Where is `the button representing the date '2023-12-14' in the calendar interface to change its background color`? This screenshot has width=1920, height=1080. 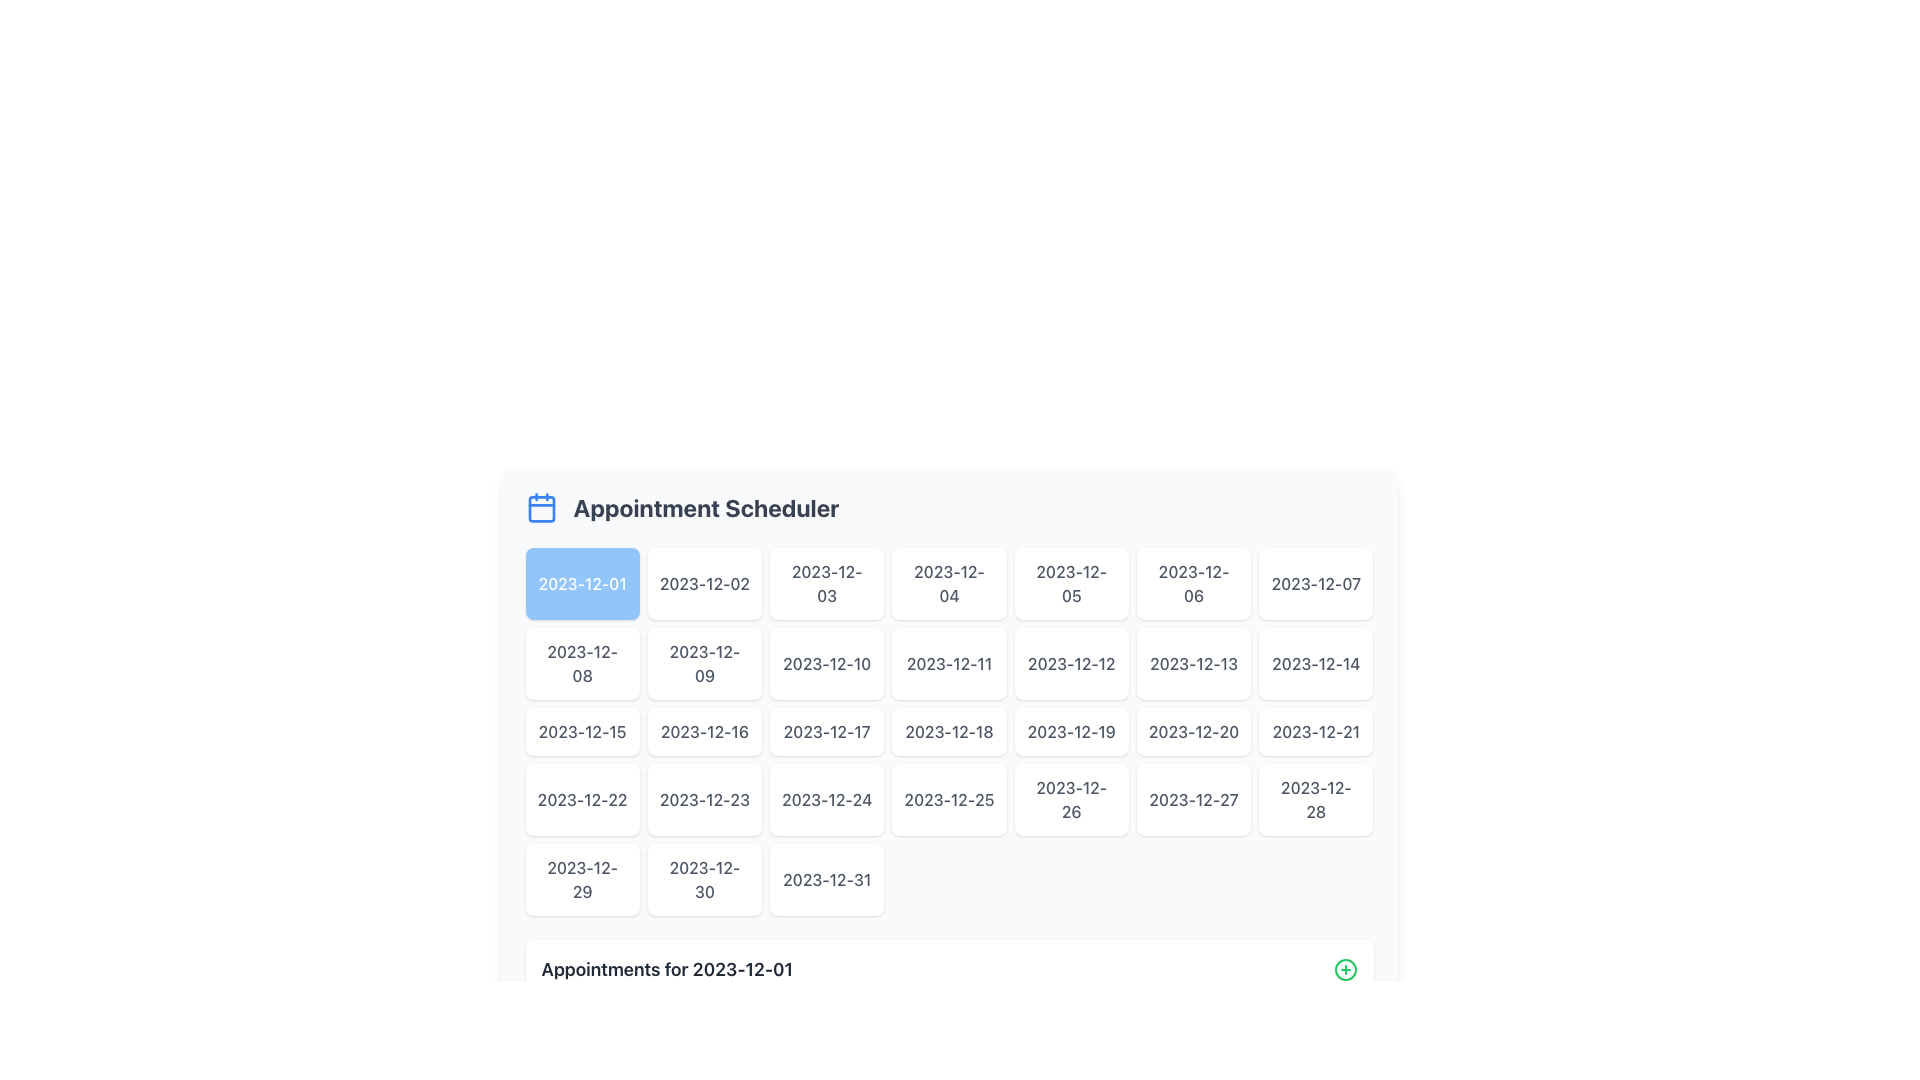
the button representing the date '2023-12-14' in the calendar interface to change its background color is located at coordinates (1316, 663).